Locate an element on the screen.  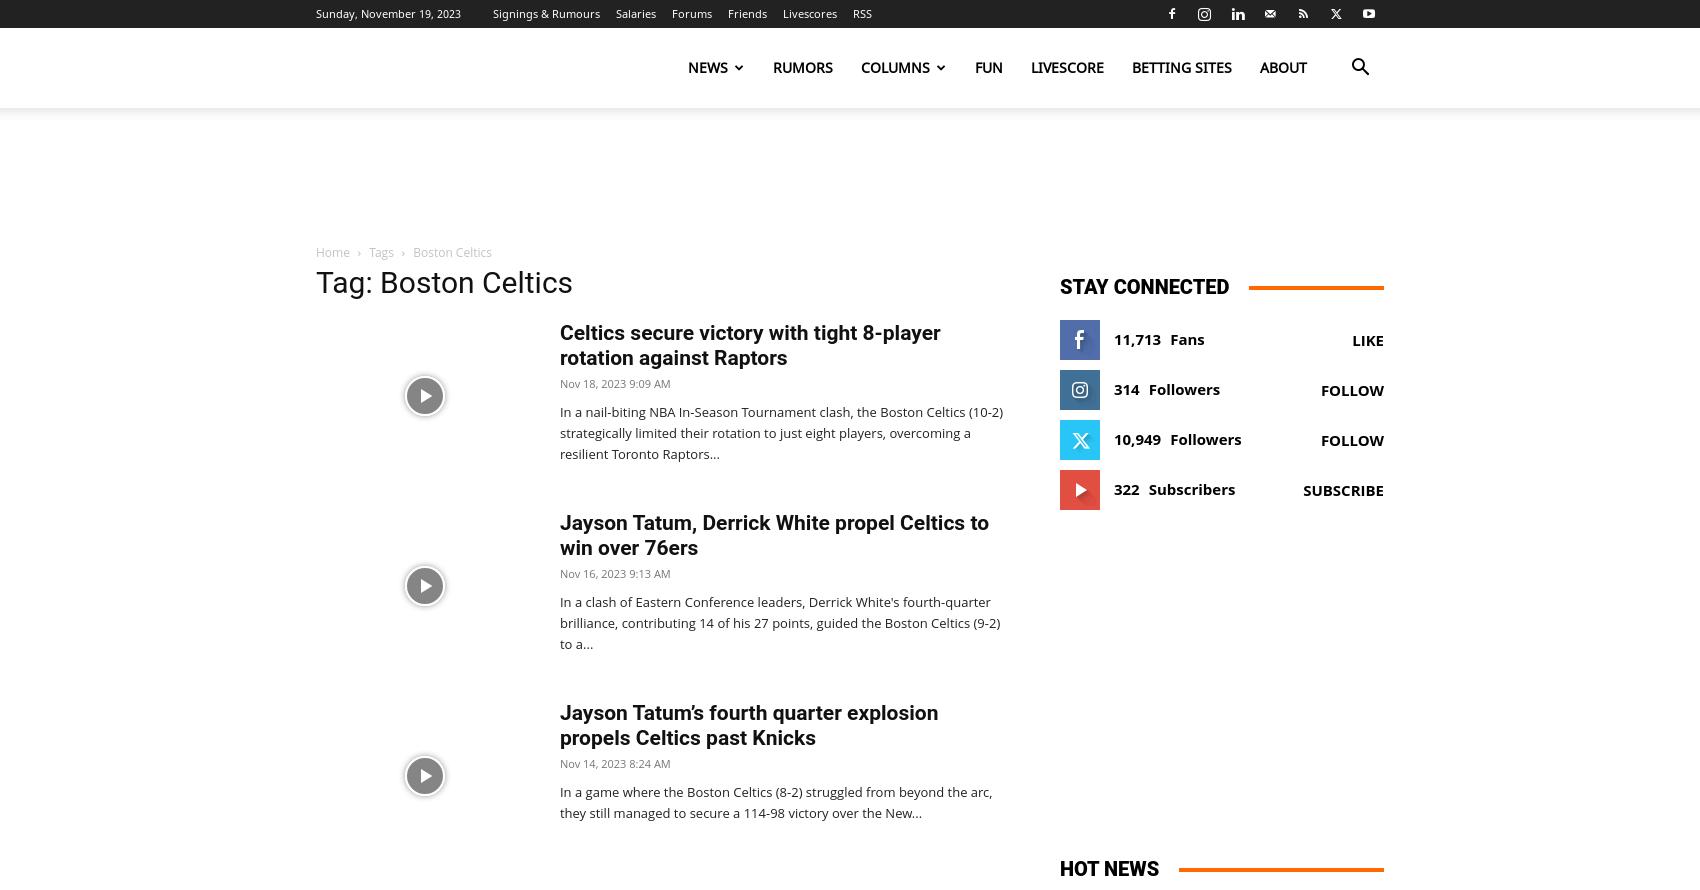
'Boston Celtics' is located at coordinates (452, 251).